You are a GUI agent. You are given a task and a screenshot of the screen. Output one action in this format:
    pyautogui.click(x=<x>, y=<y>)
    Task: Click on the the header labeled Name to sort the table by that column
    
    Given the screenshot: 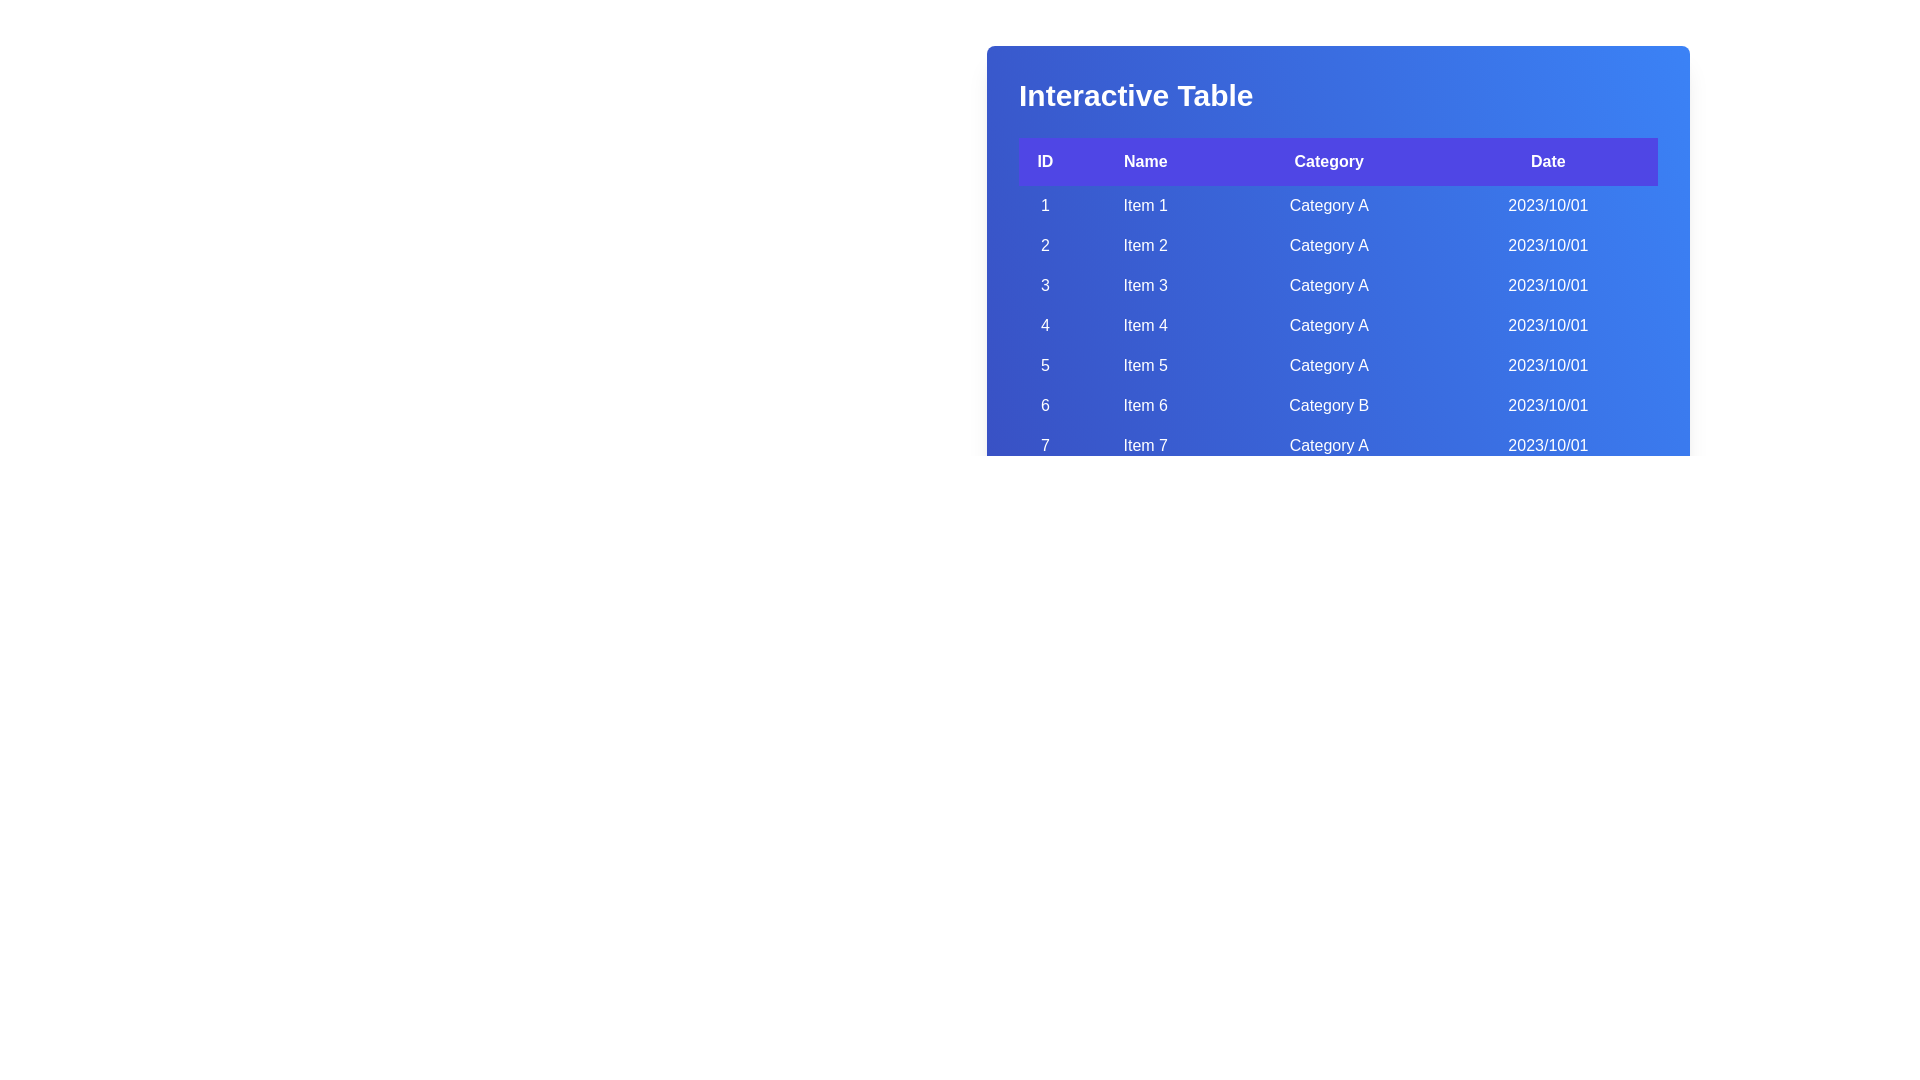 What is the action you would take?
    pyautogui.click(x=1145, y=161)
    